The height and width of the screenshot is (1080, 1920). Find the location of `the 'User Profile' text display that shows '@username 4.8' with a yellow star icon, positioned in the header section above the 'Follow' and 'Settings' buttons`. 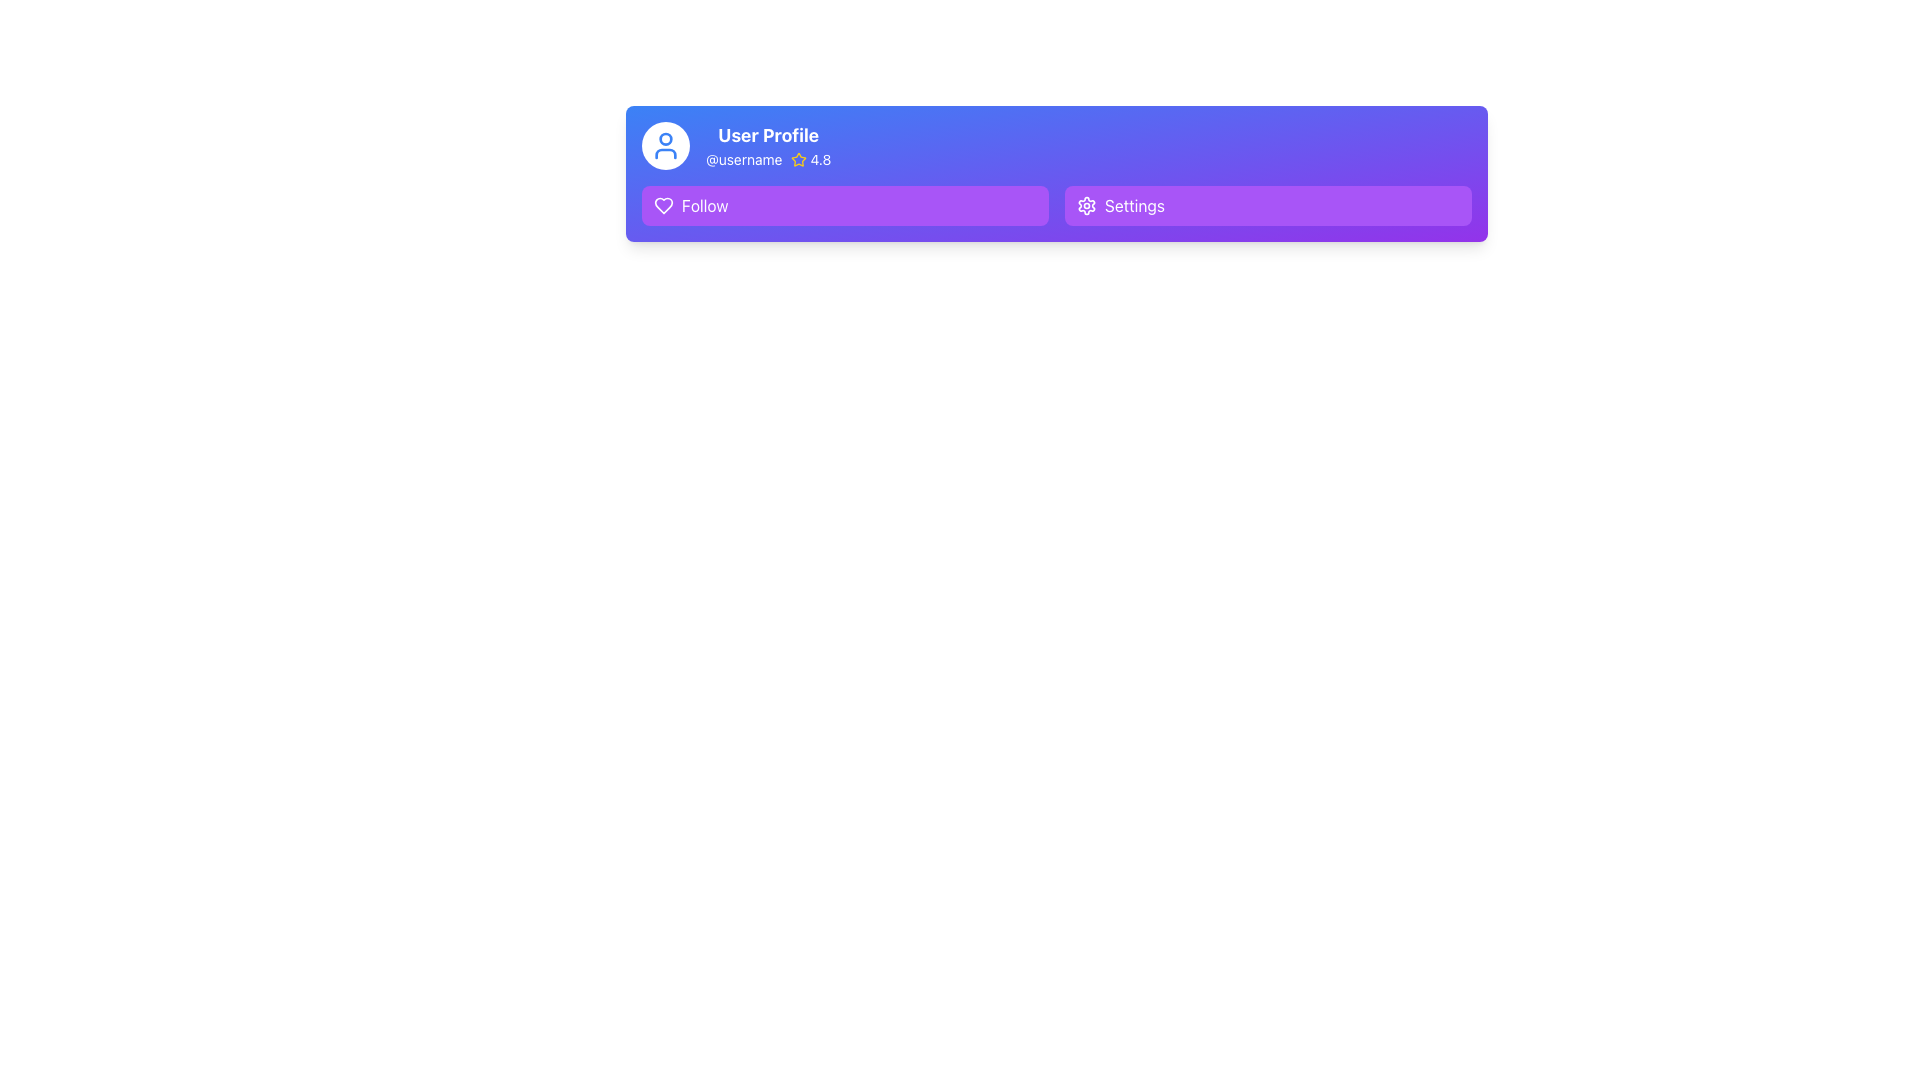

the 'User Profile' text display that shows '@username 4.8' with a yellow star icon, positioned in the header section above the 'Follow' and 'Settings' buttons is located at coordinates (767, 145).